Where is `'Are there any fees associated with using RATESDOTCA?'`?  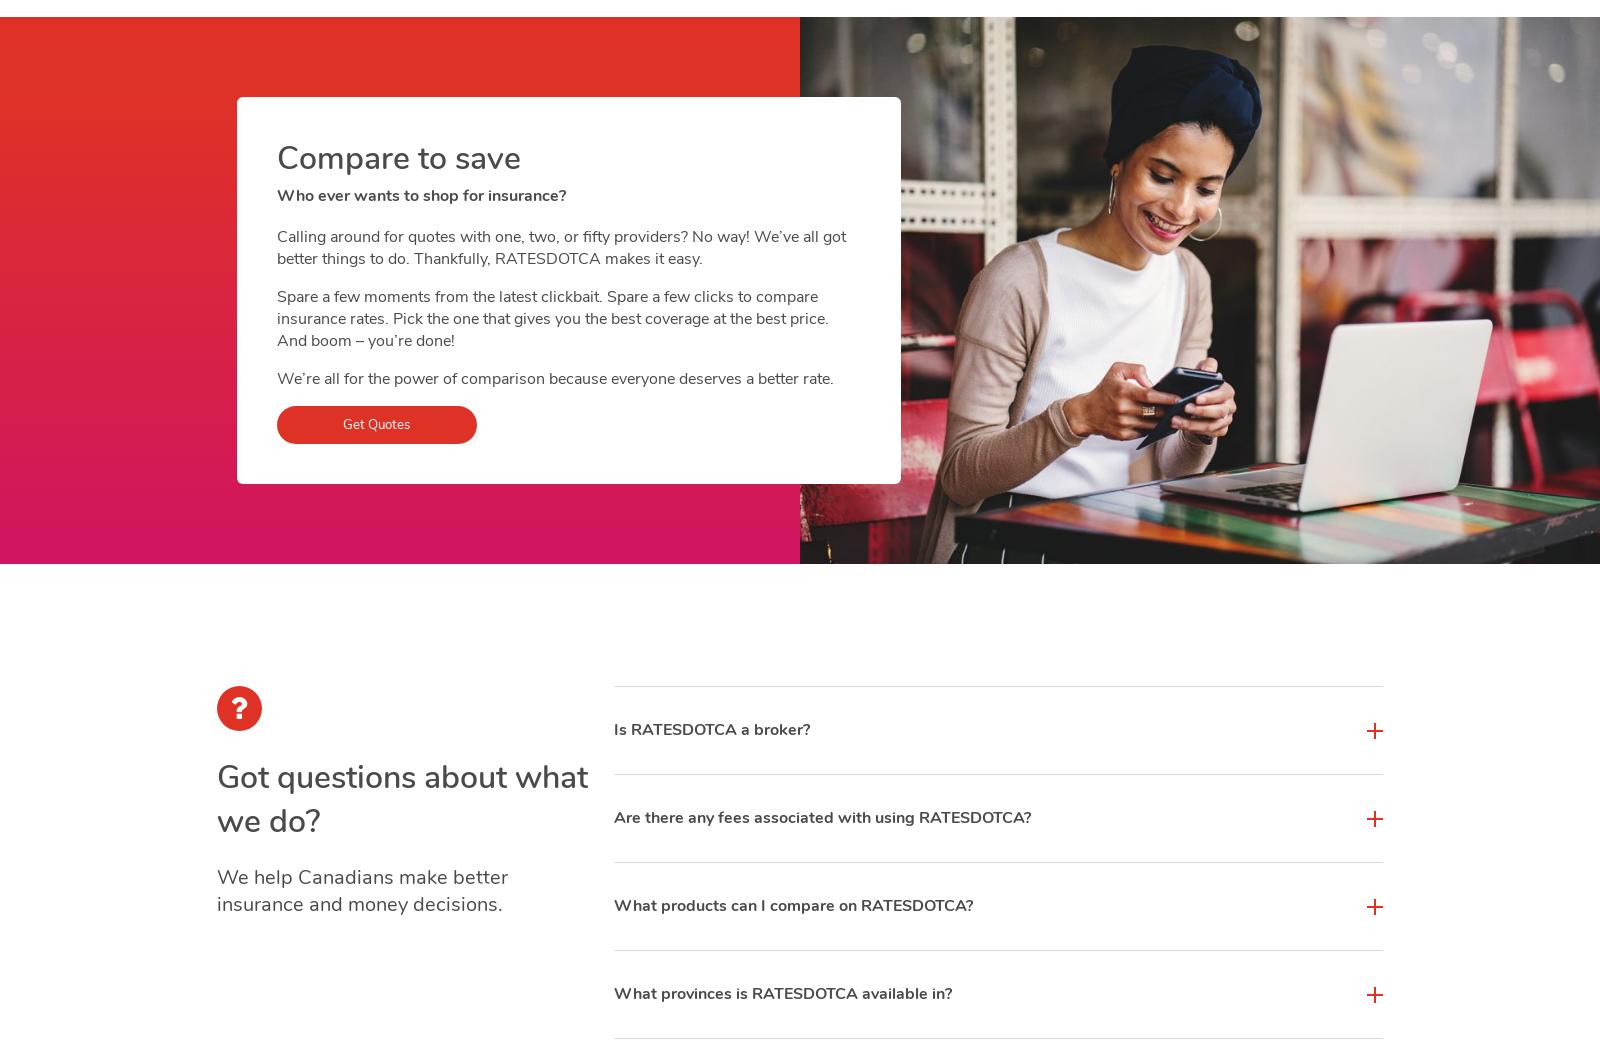
'Are there any fees associated with using RATESDOTCA?' is located at coordinates (820, 817).